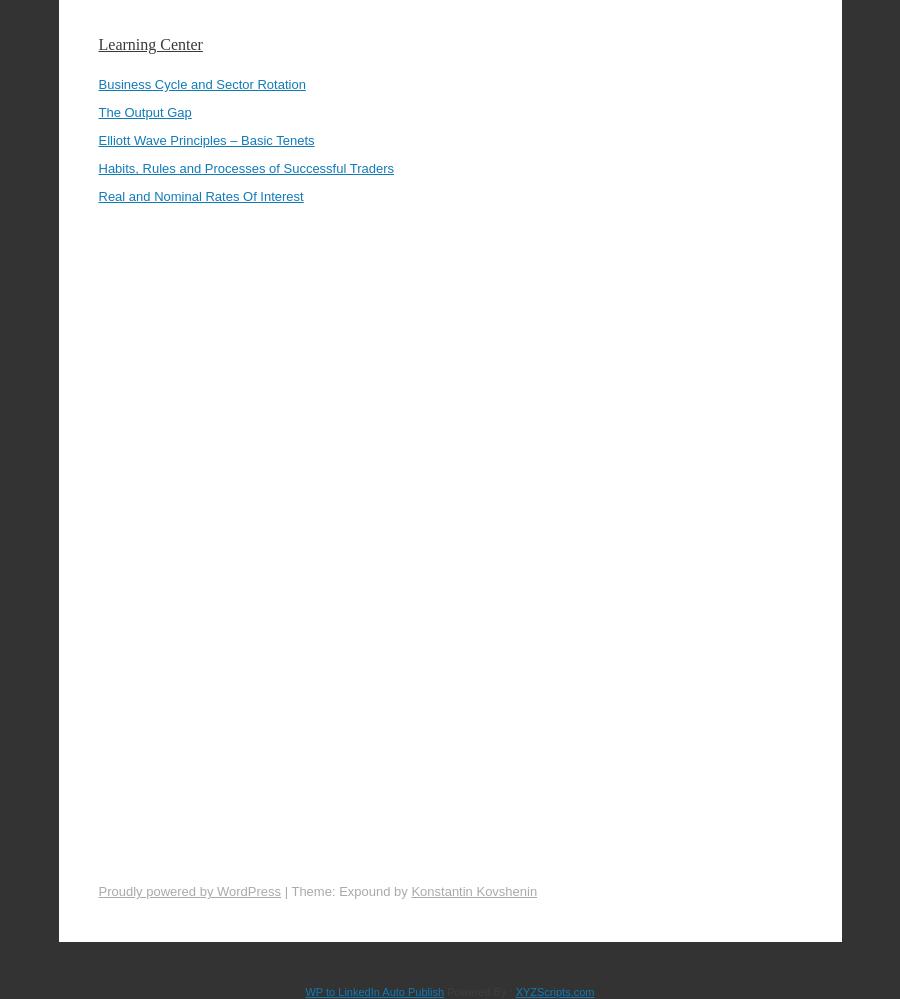 The image size is (900, 999). Describe the element at coordinates (144, 56) in the screenshot. I see `'The Output Gap'` at that location.